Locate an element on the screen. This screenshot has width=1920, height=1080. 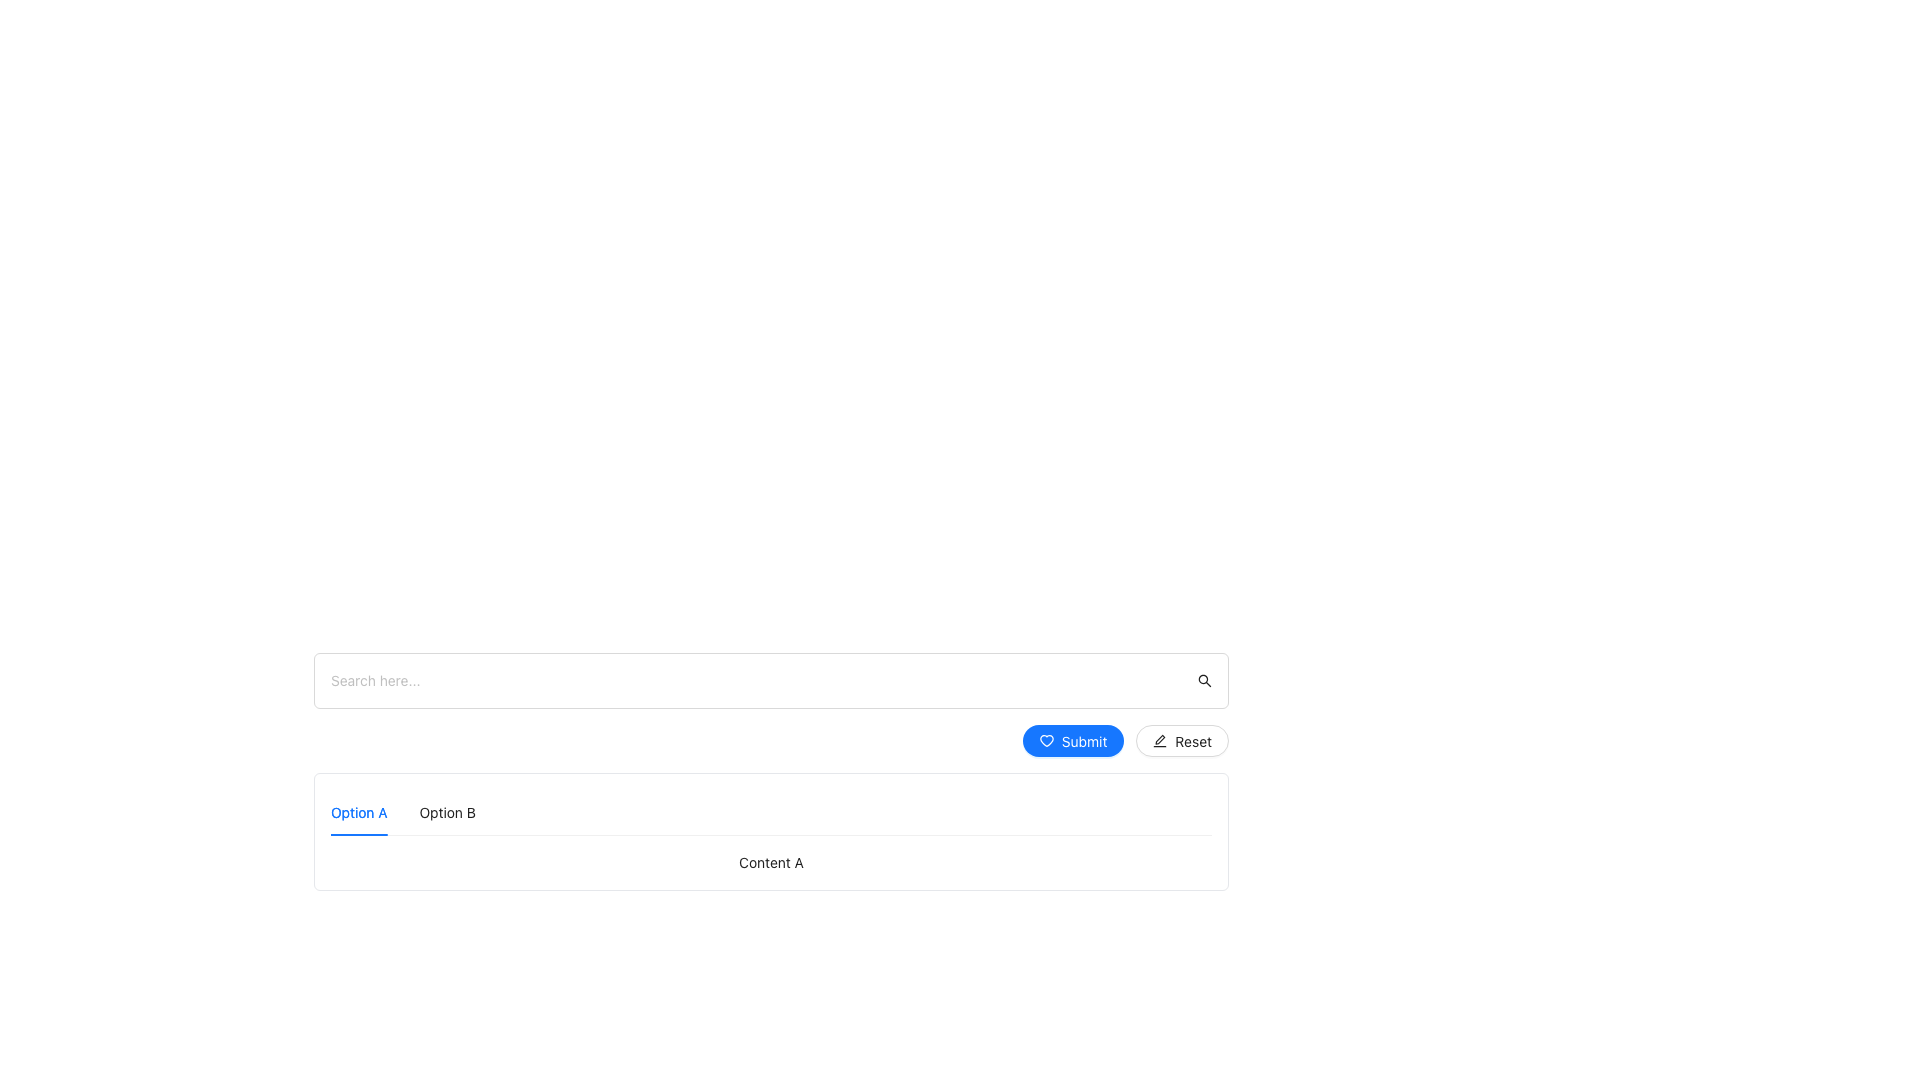
the magnifying glass icon located at the far-right end of the search bar is located at coordinates (1203, 680).